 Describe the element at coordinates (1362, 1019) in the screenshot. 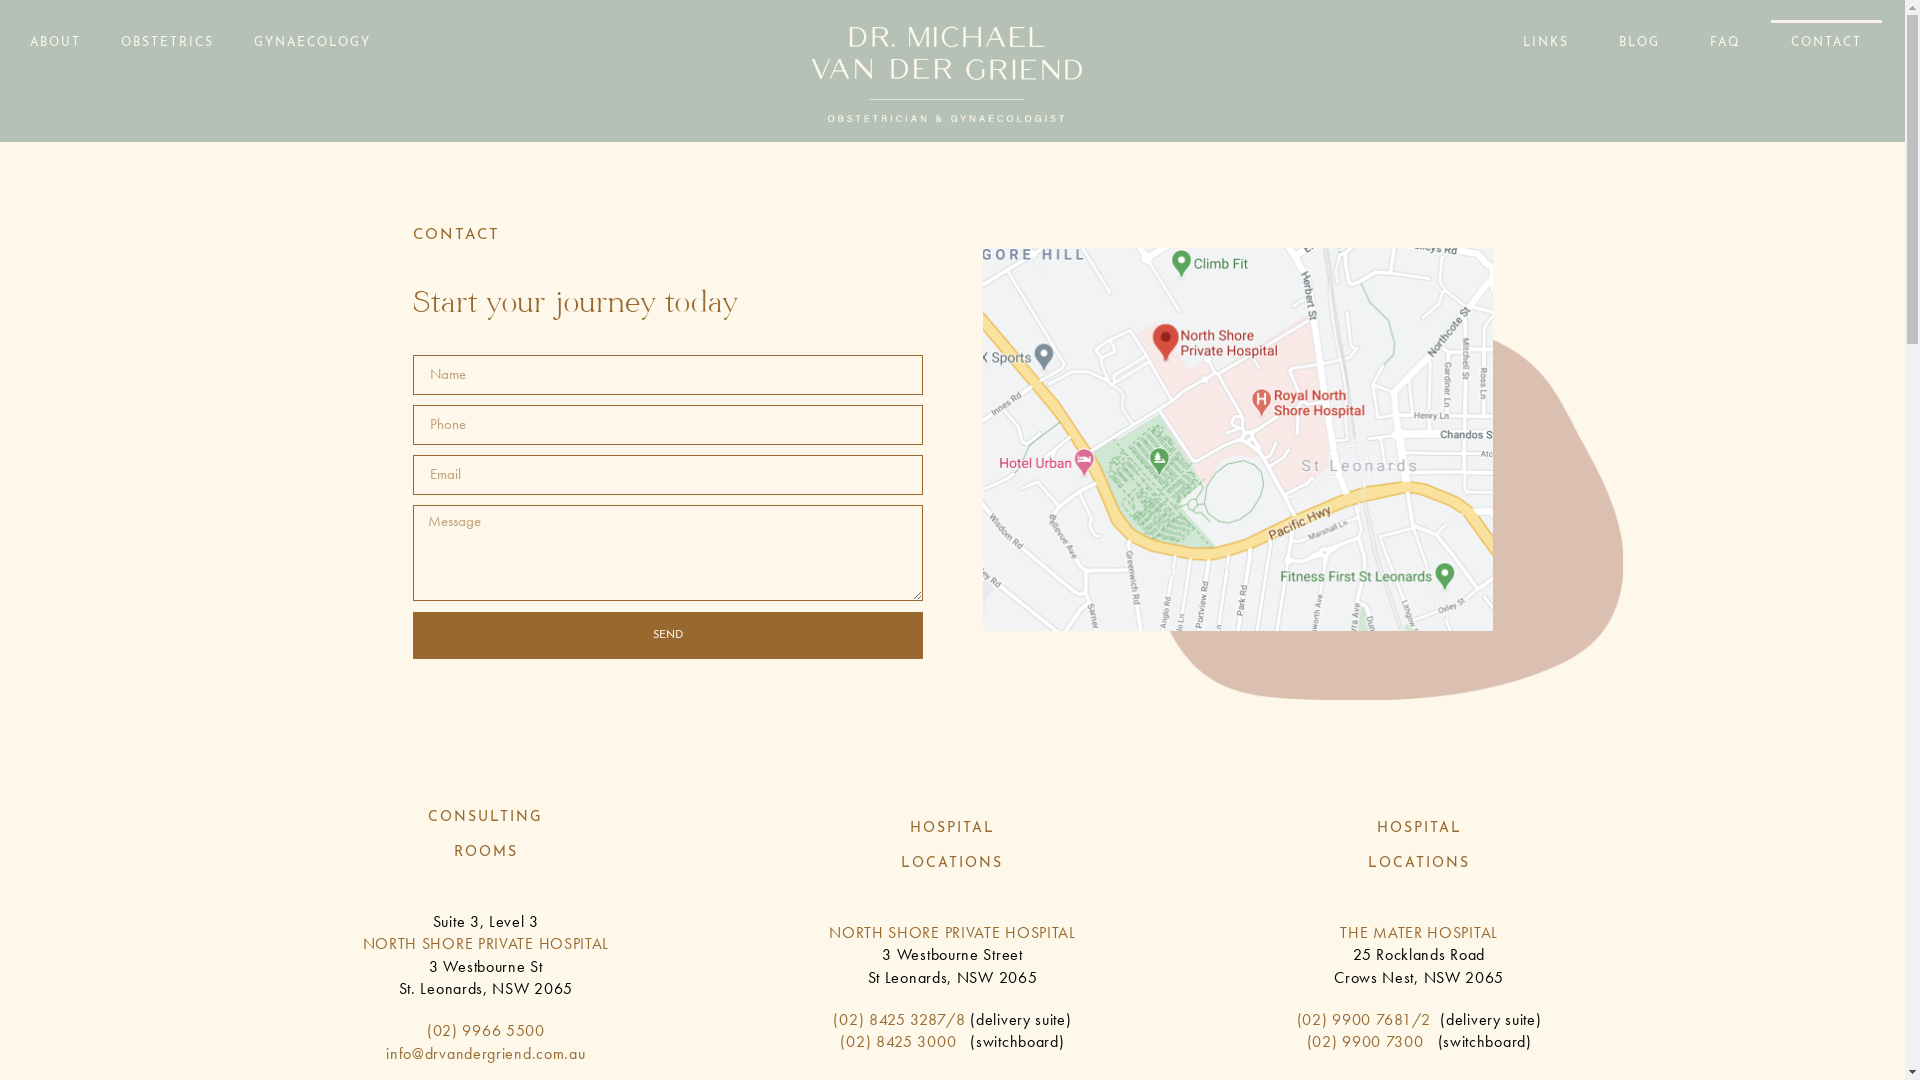

I see `'(02) 9900 7681/2'` at that location.